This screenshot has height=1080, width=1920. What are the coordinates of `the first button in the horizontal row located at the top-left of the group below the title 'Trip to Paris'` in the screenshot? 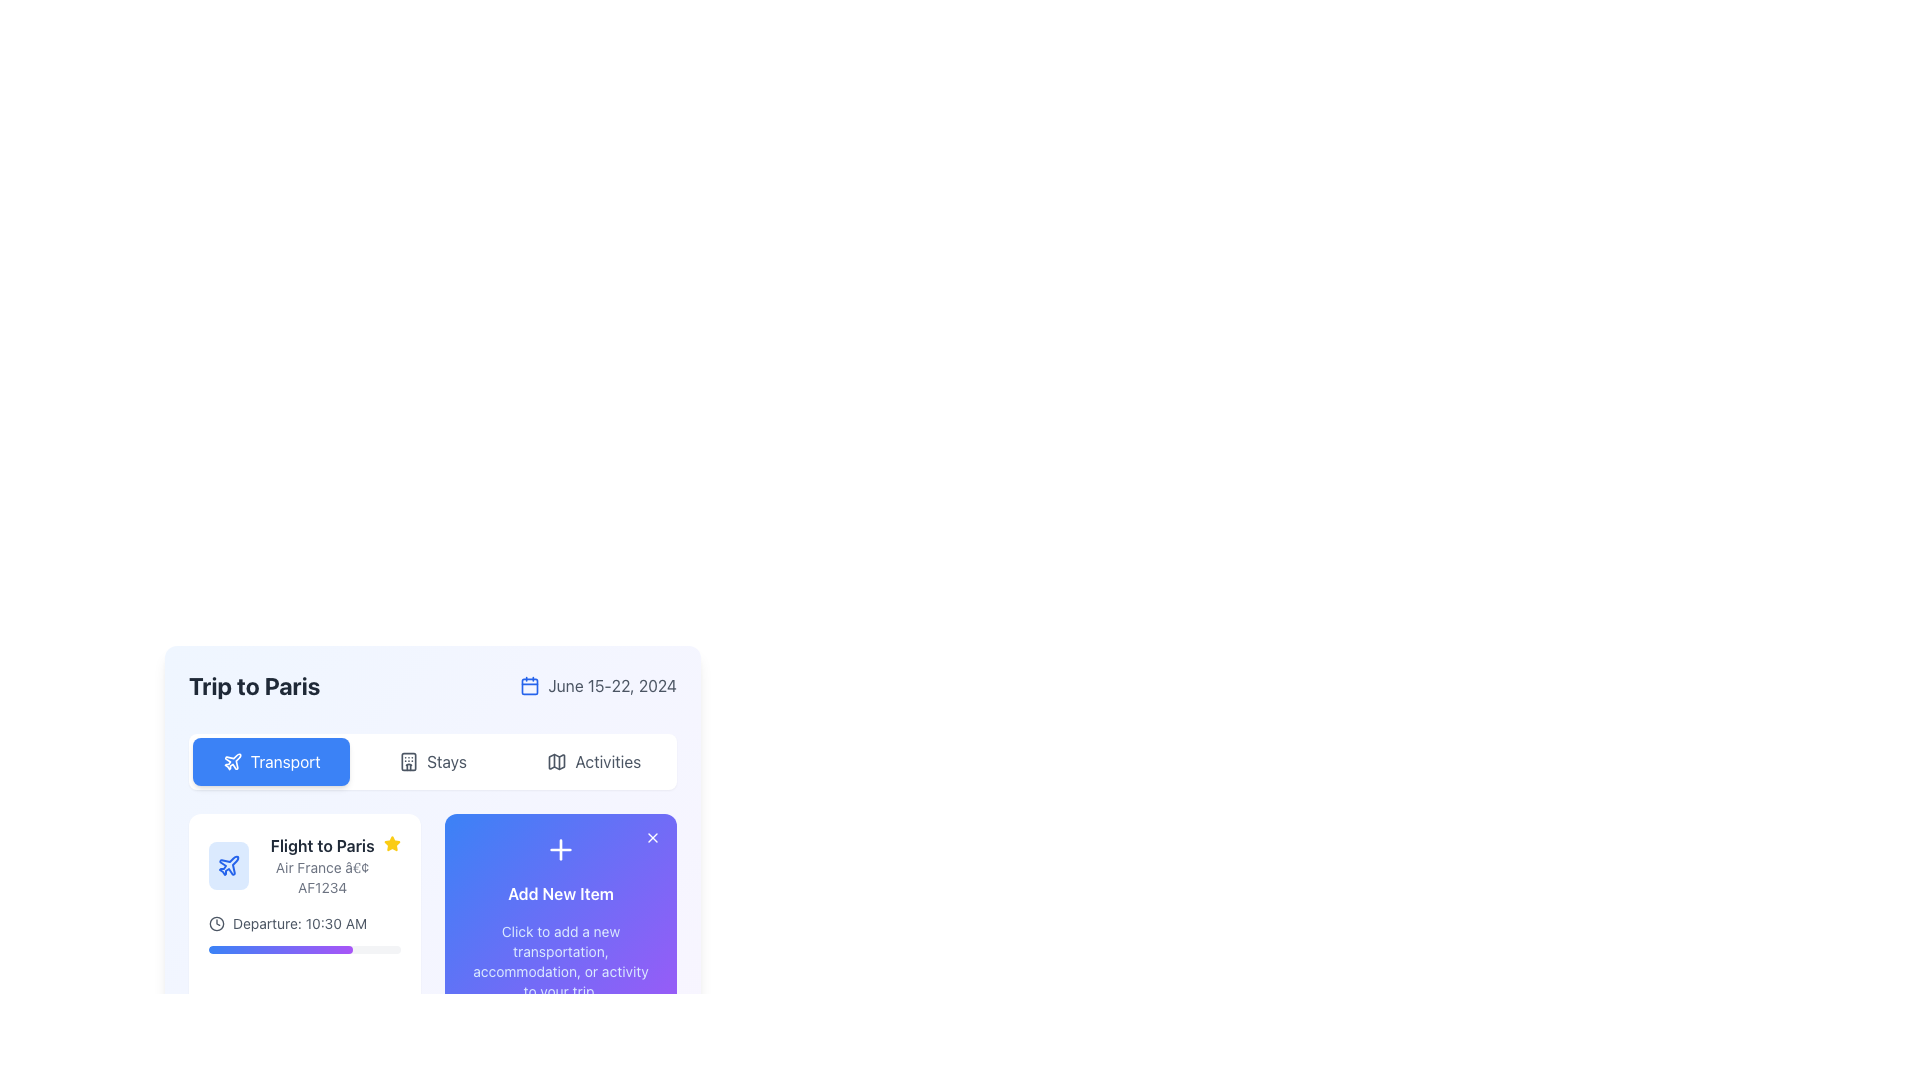 It's located at (270, 762).